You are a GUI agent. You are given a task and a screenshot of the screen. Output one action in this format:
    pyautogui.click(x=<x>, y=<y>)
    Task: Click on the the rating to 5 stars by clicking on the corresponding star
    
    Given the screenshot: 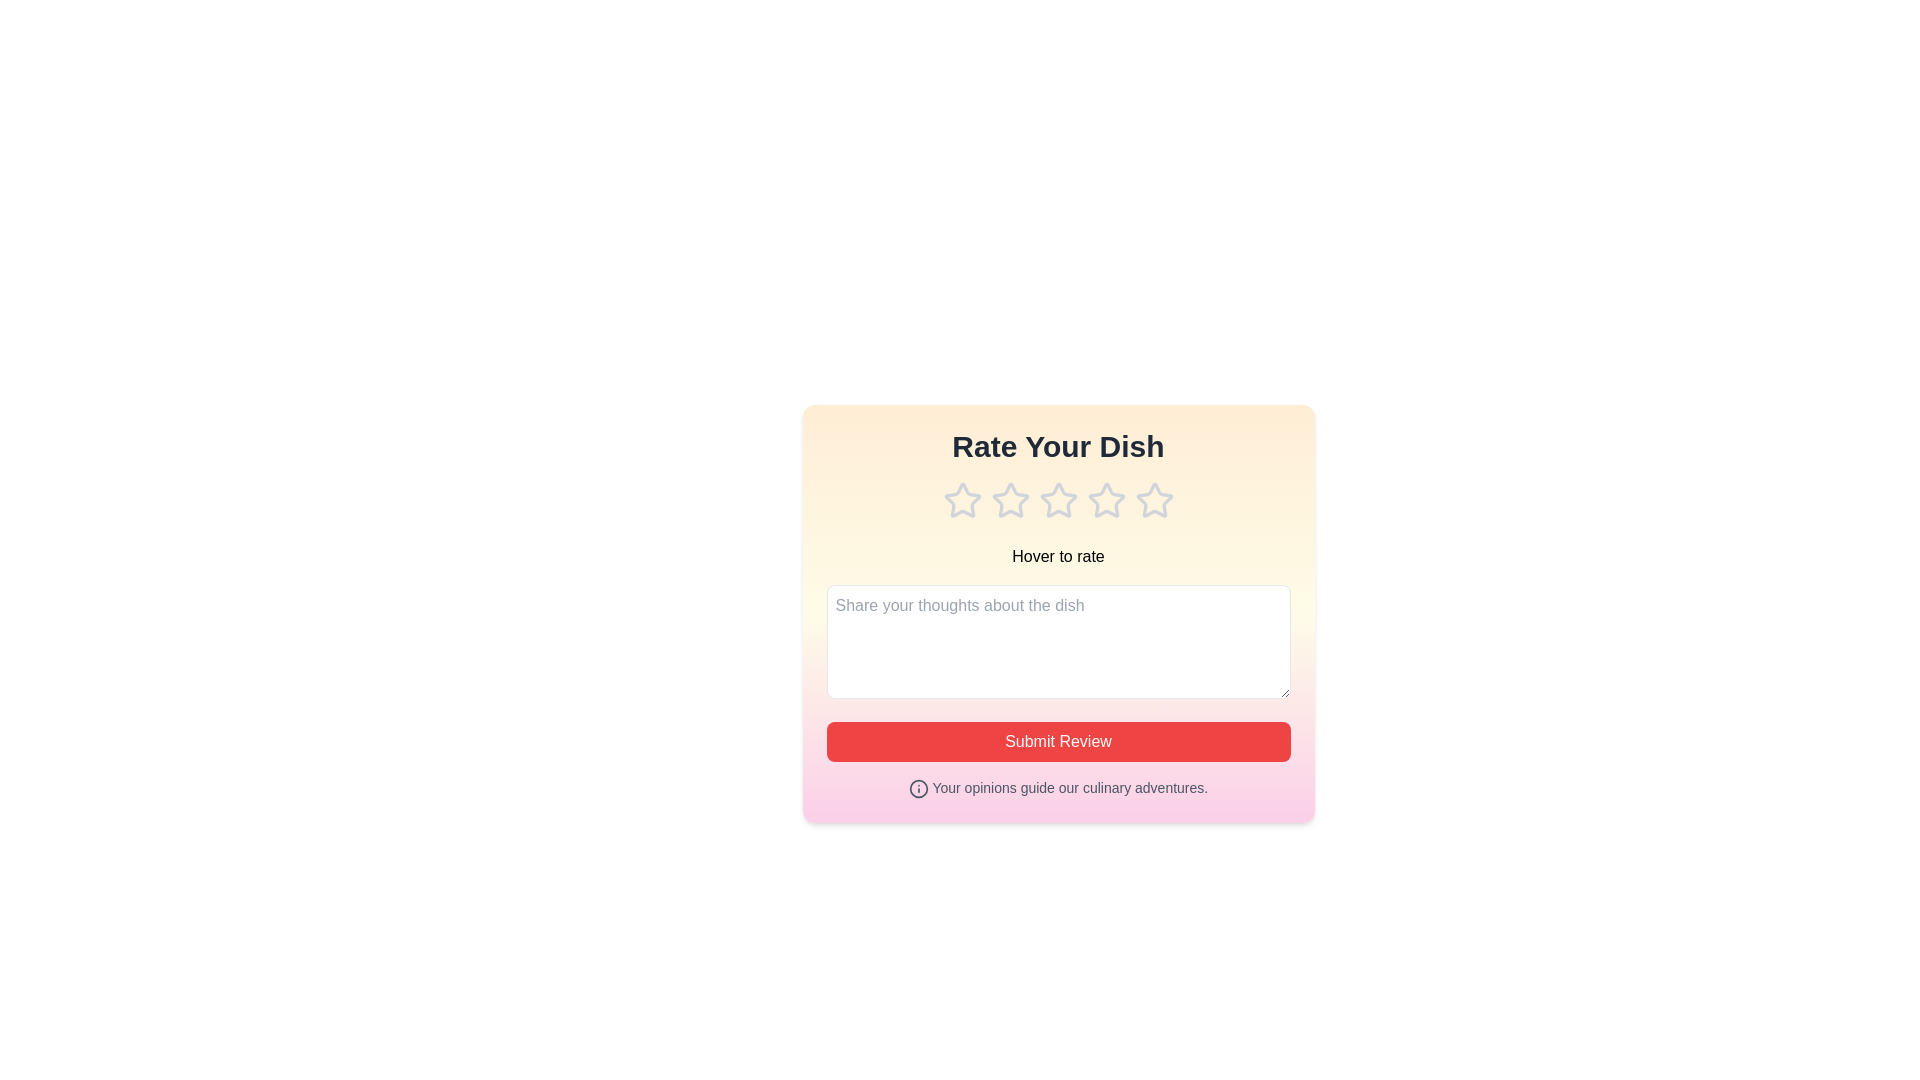 What is the action you would take?
    pyautogui.click(x=1154, y=500)
    